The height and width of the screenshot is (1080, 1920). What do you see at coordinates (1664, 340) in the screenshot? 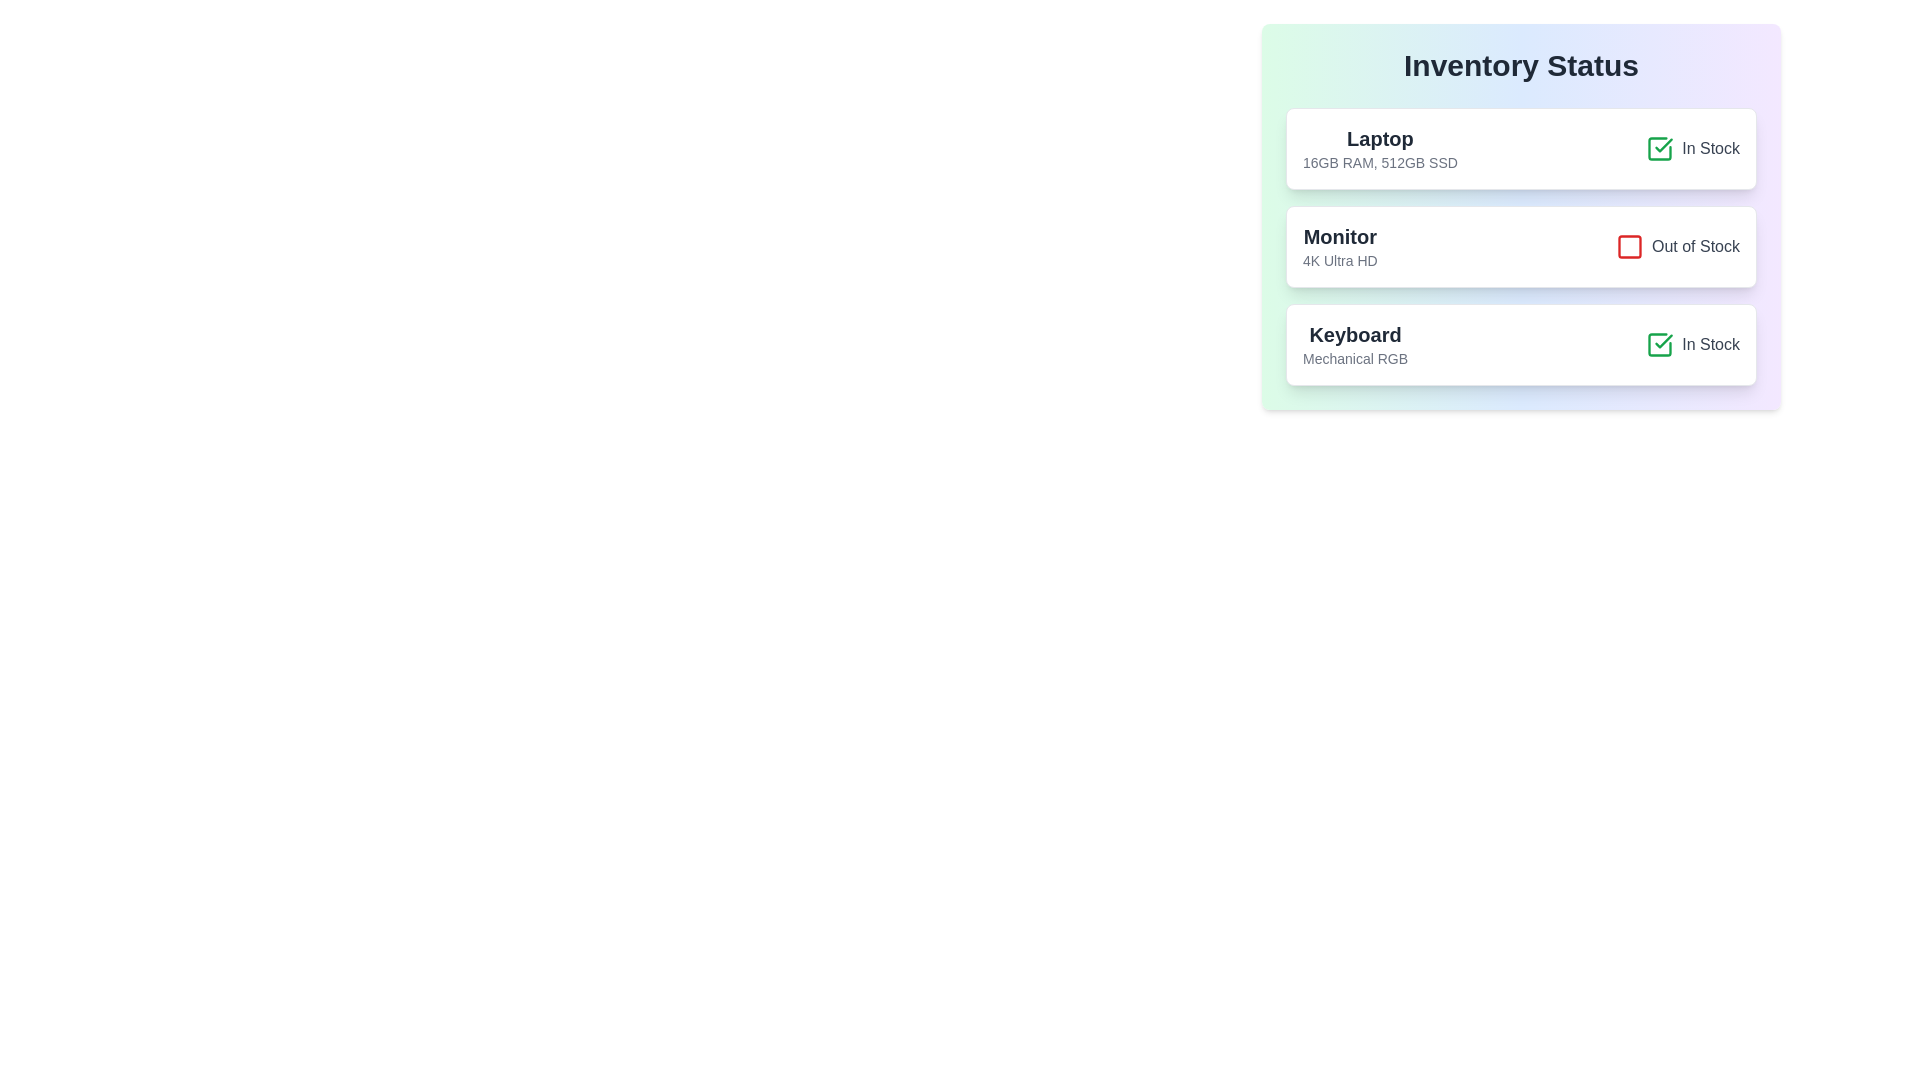
I see `the checkmark SVG element indicating that the item 'Keyboard' is in stock in the 'Inventory Status' section` at bounding box center [1664, 340].